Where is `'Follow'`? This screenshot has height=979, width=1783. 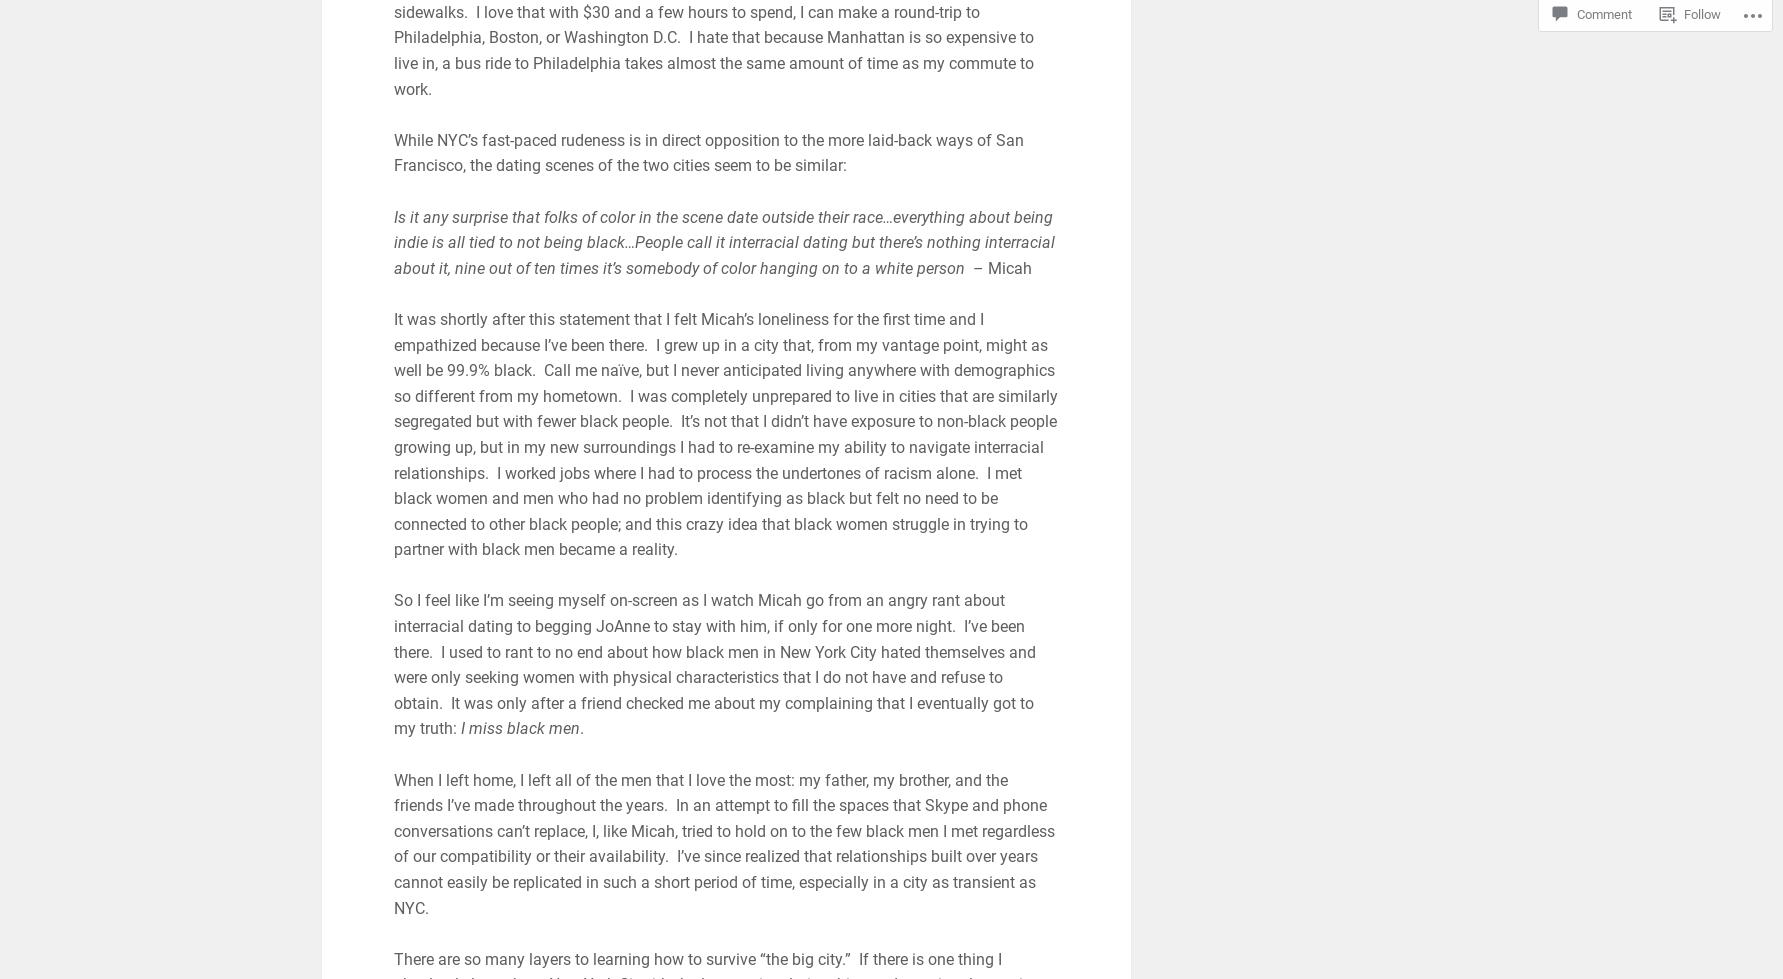
'Follow' is located at coordinates (1701, 14).